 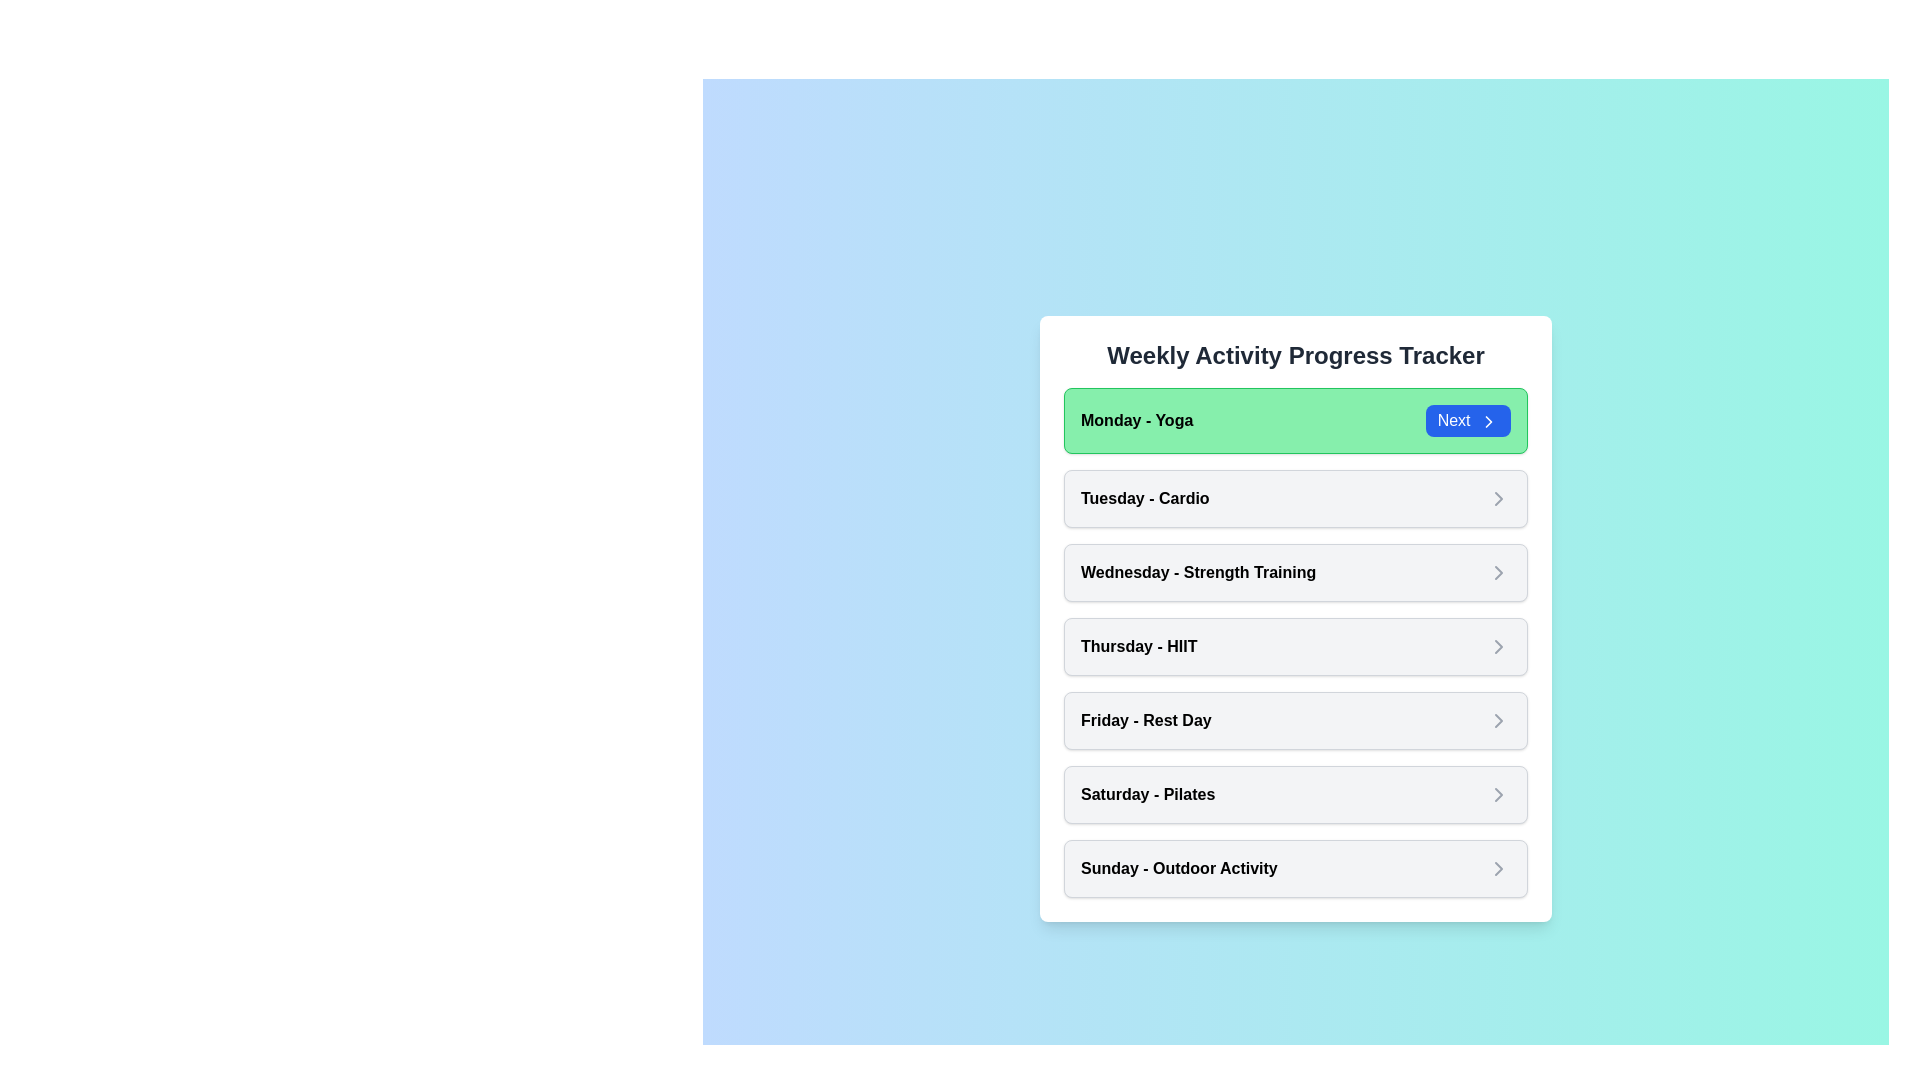 I want to click on the text label that displays 'Tuesday - Cardio', which is part of a vertical list of activities, positioned between 'Monday - Yoga' and 'Wednesday - Strength Training', so click(x=1145, y=497).